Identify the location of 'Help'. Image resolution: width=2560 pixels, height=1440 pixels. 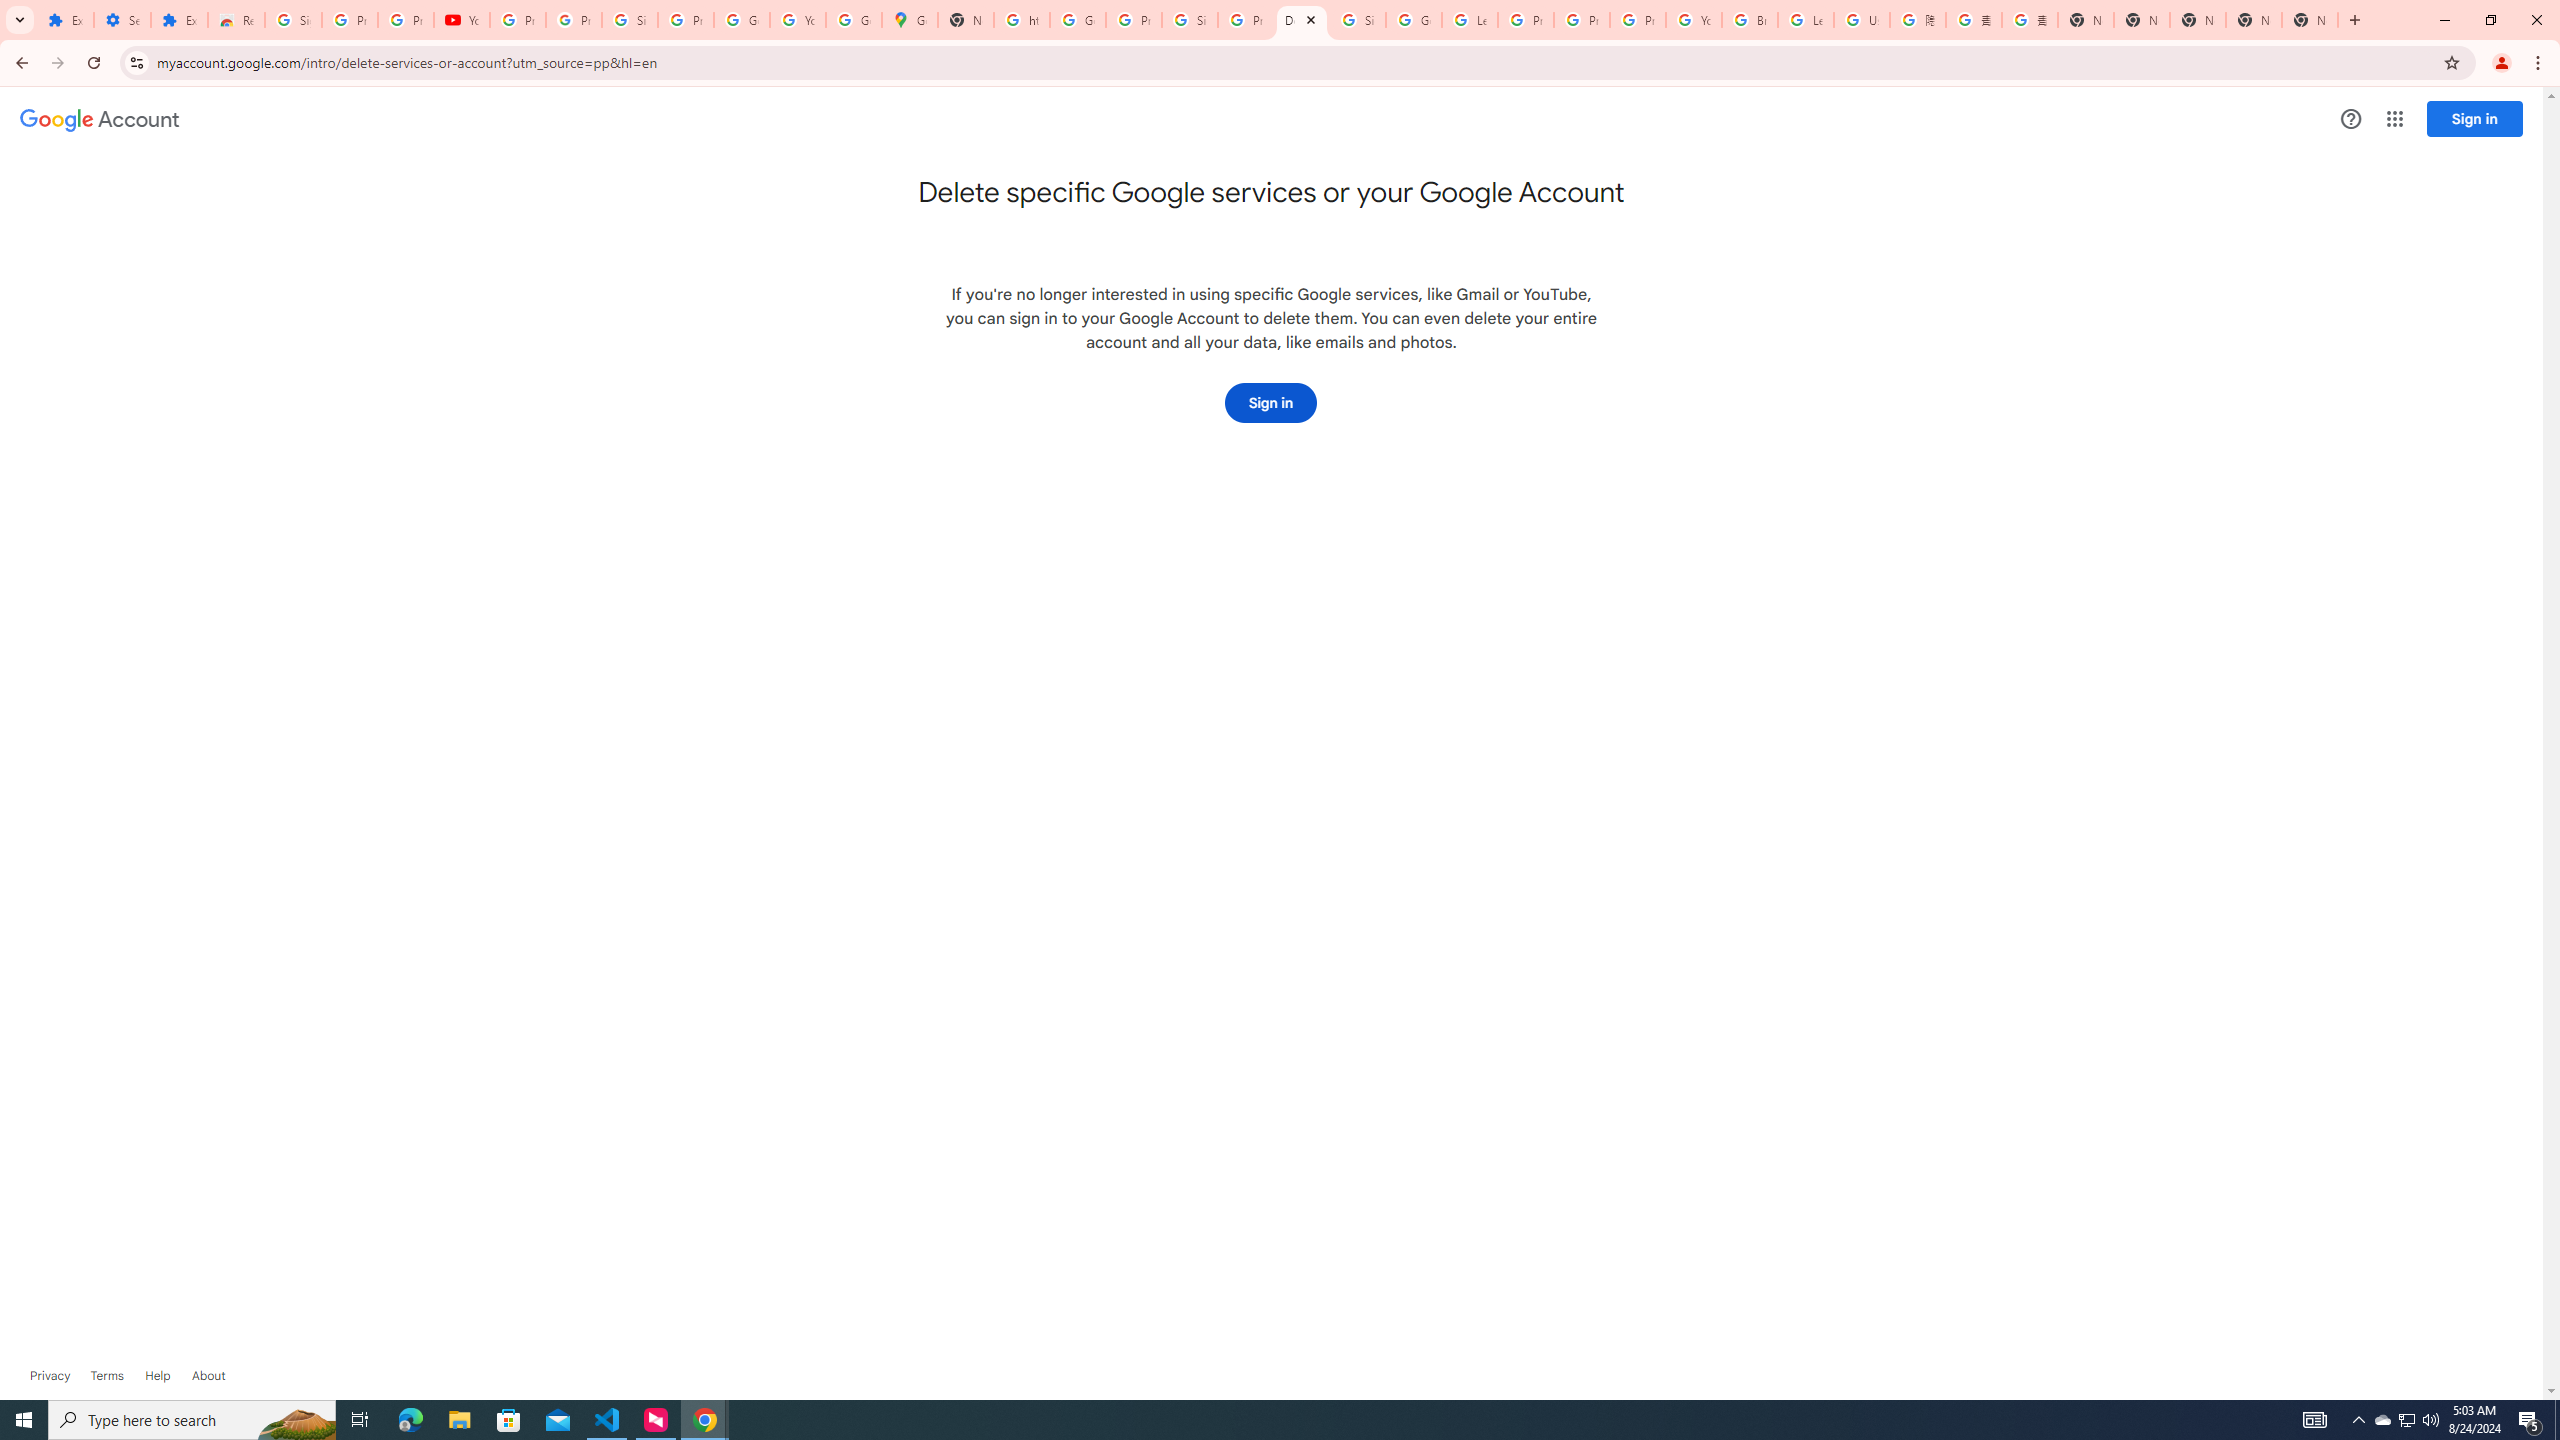
(156, 1374).